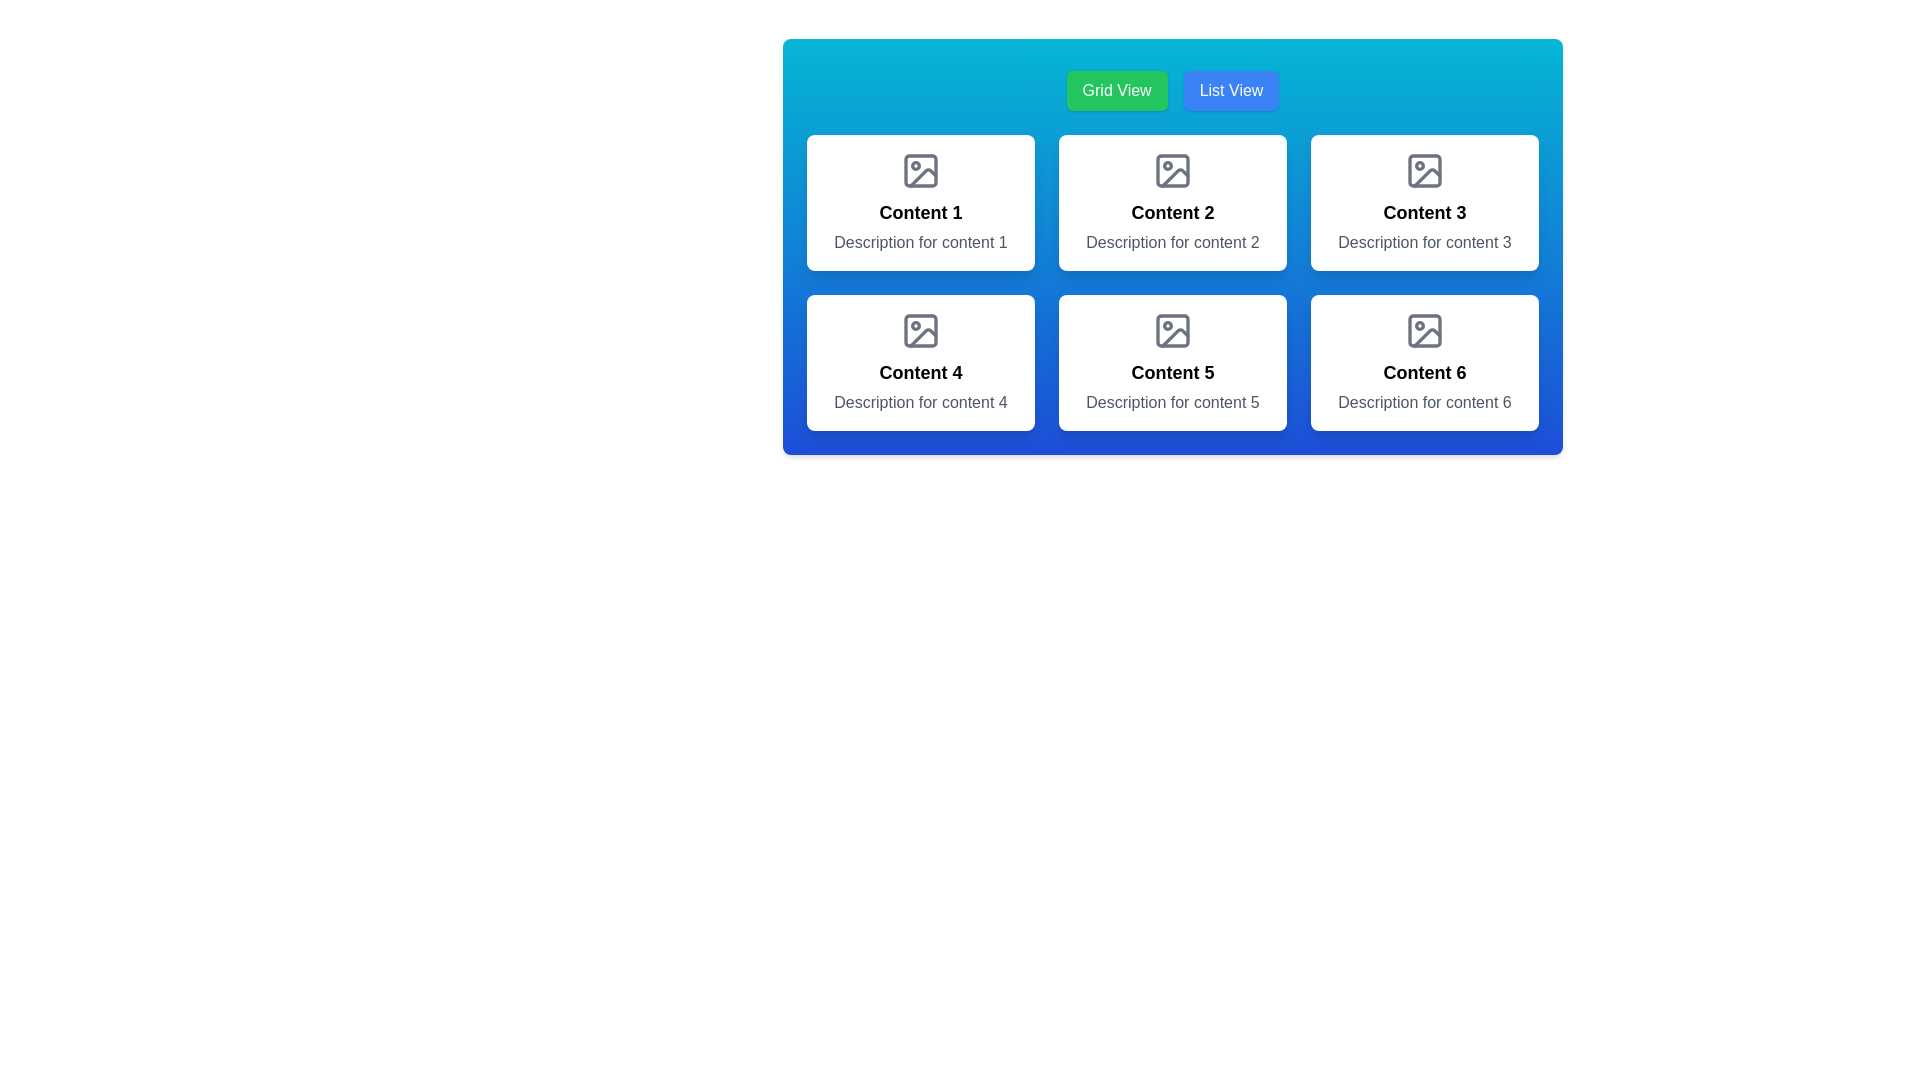 The width and height of the screenshot is (1920, 1080). What do you see at coordinates (1172, 169) in the screenshot?
I see `the gray stylized SVG icon resembling an image symbol, which is located in the second column of a grid layout and positioned directly above the text label 'Content 2'` at bounding box center [1172, 169].